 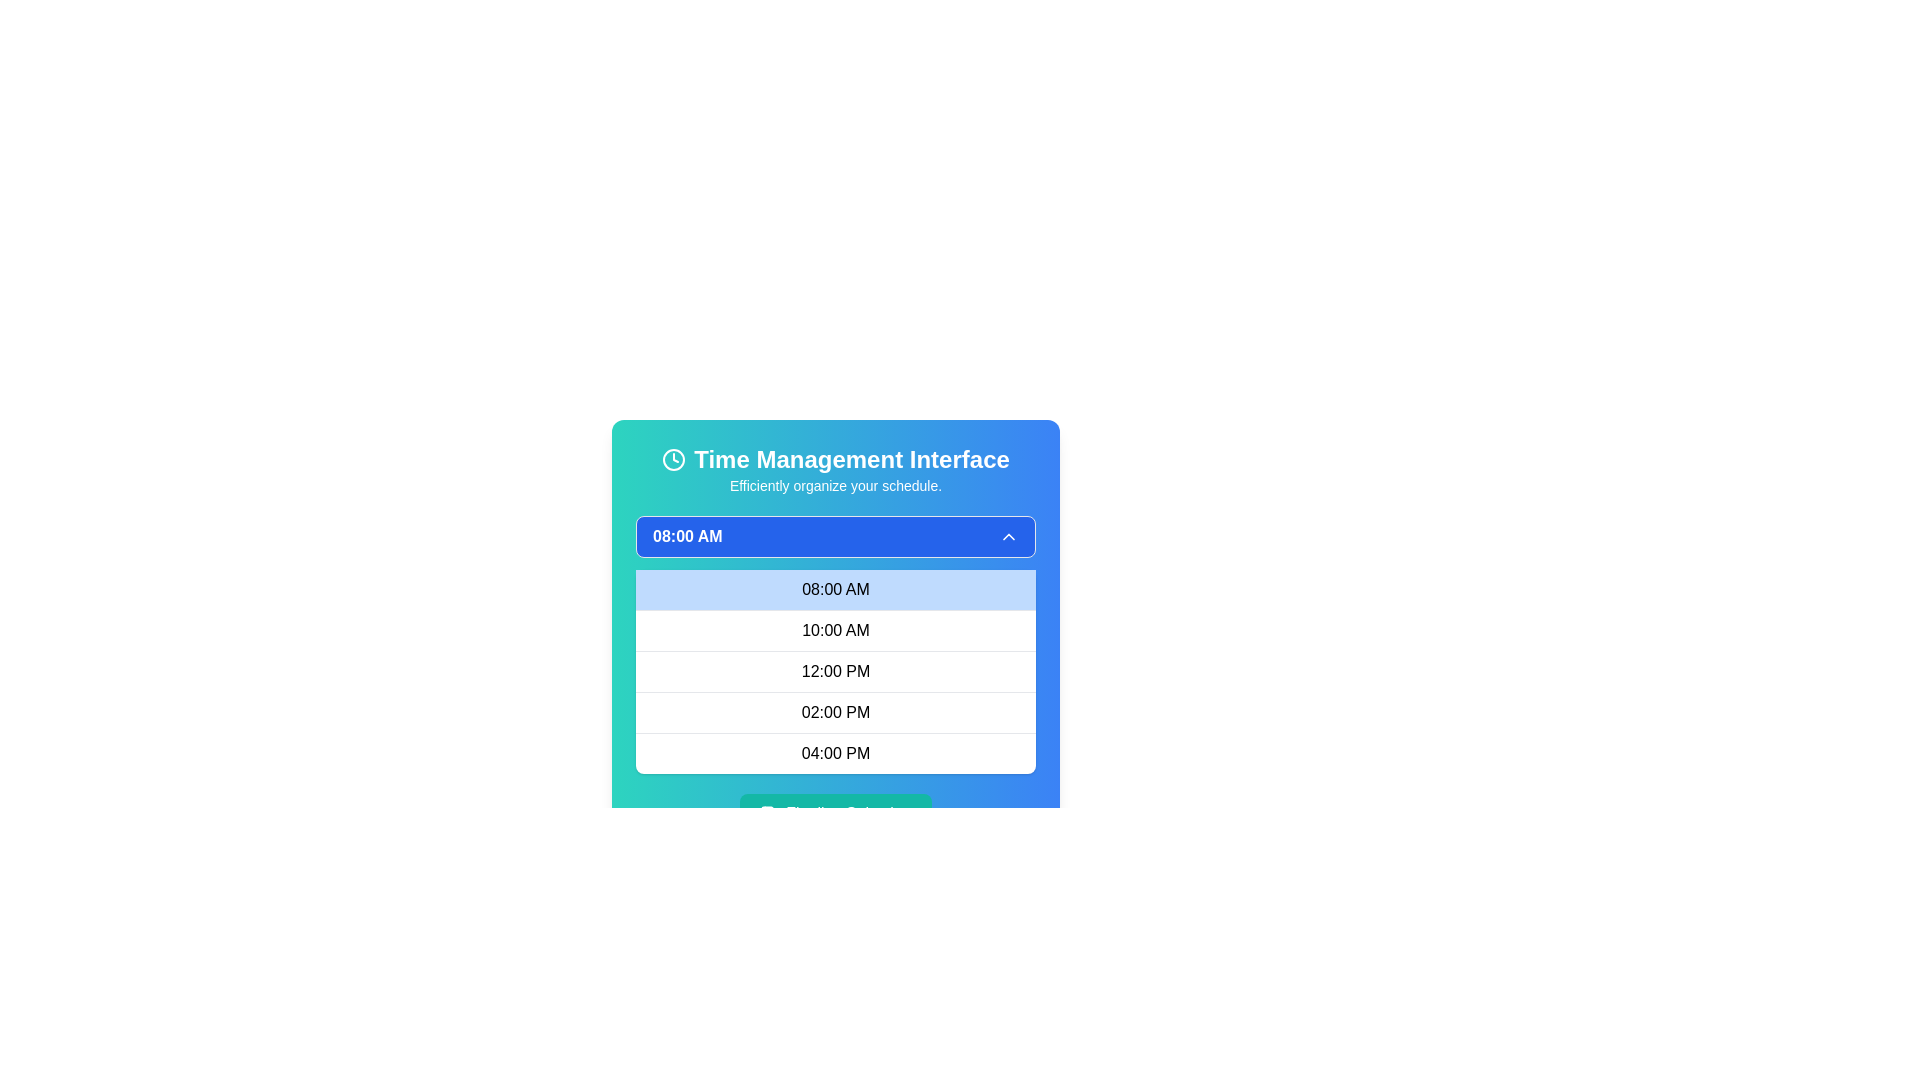 What do you see at coordinates (835, 589) in the screenshot?
I see `the first list item in the dropdown menu` at bounding box center [835, 589].